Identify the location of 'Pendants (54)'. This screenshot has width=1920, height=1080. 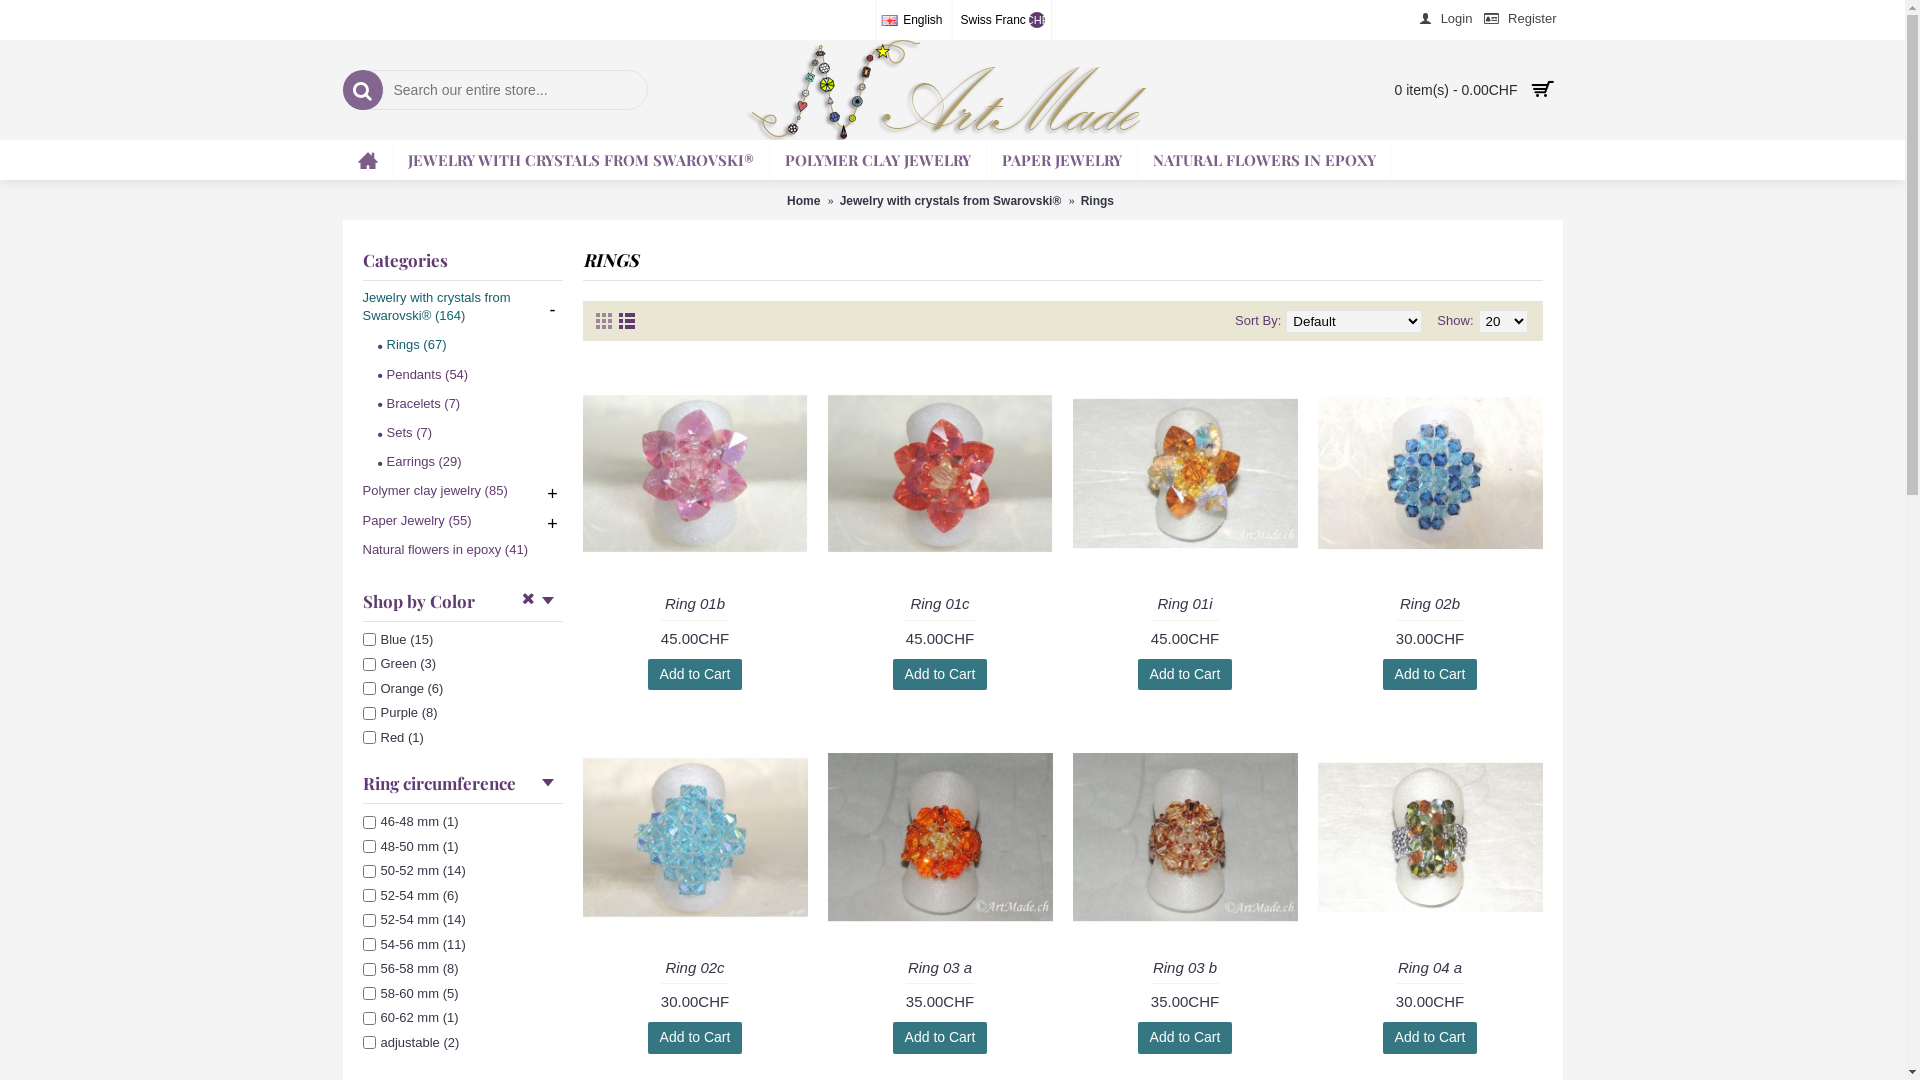
(460, 372).